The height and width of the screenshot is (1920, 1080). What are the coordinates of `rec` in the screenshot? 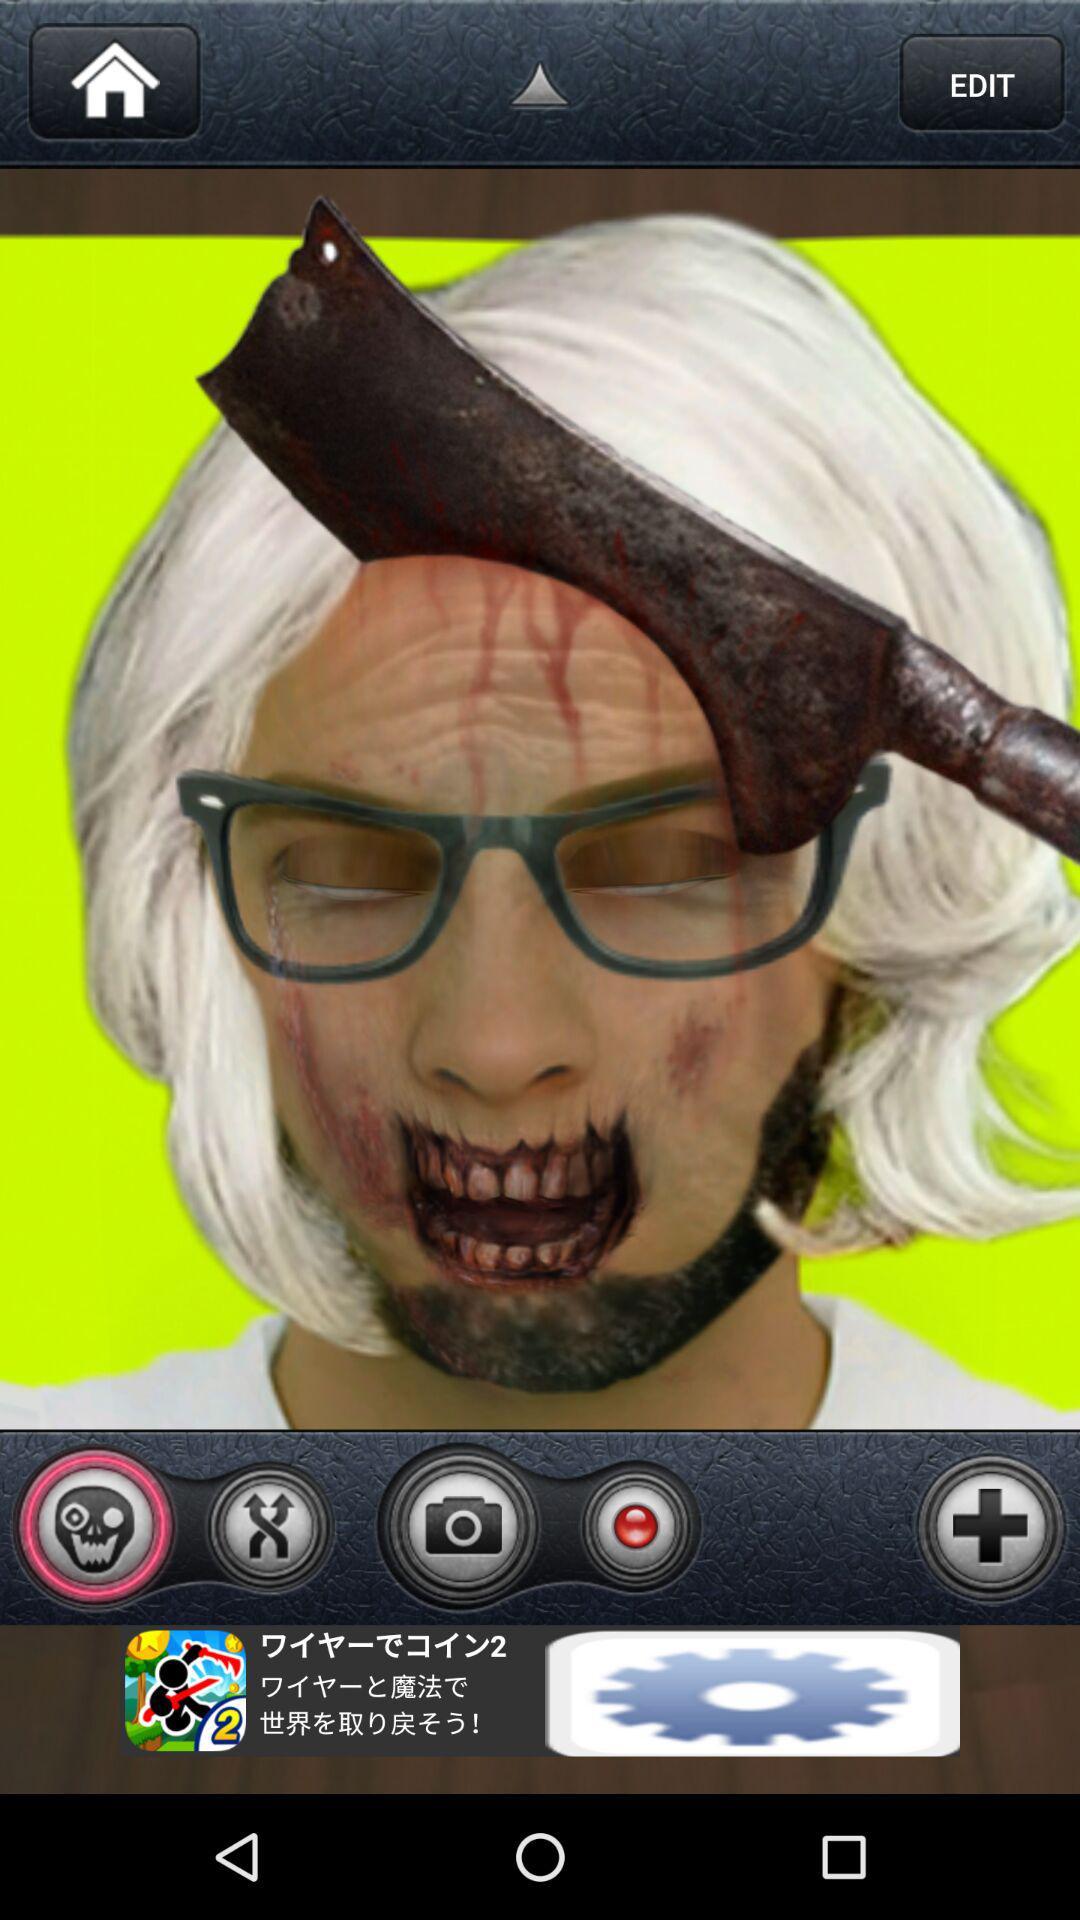 It's located at (636, 1525).